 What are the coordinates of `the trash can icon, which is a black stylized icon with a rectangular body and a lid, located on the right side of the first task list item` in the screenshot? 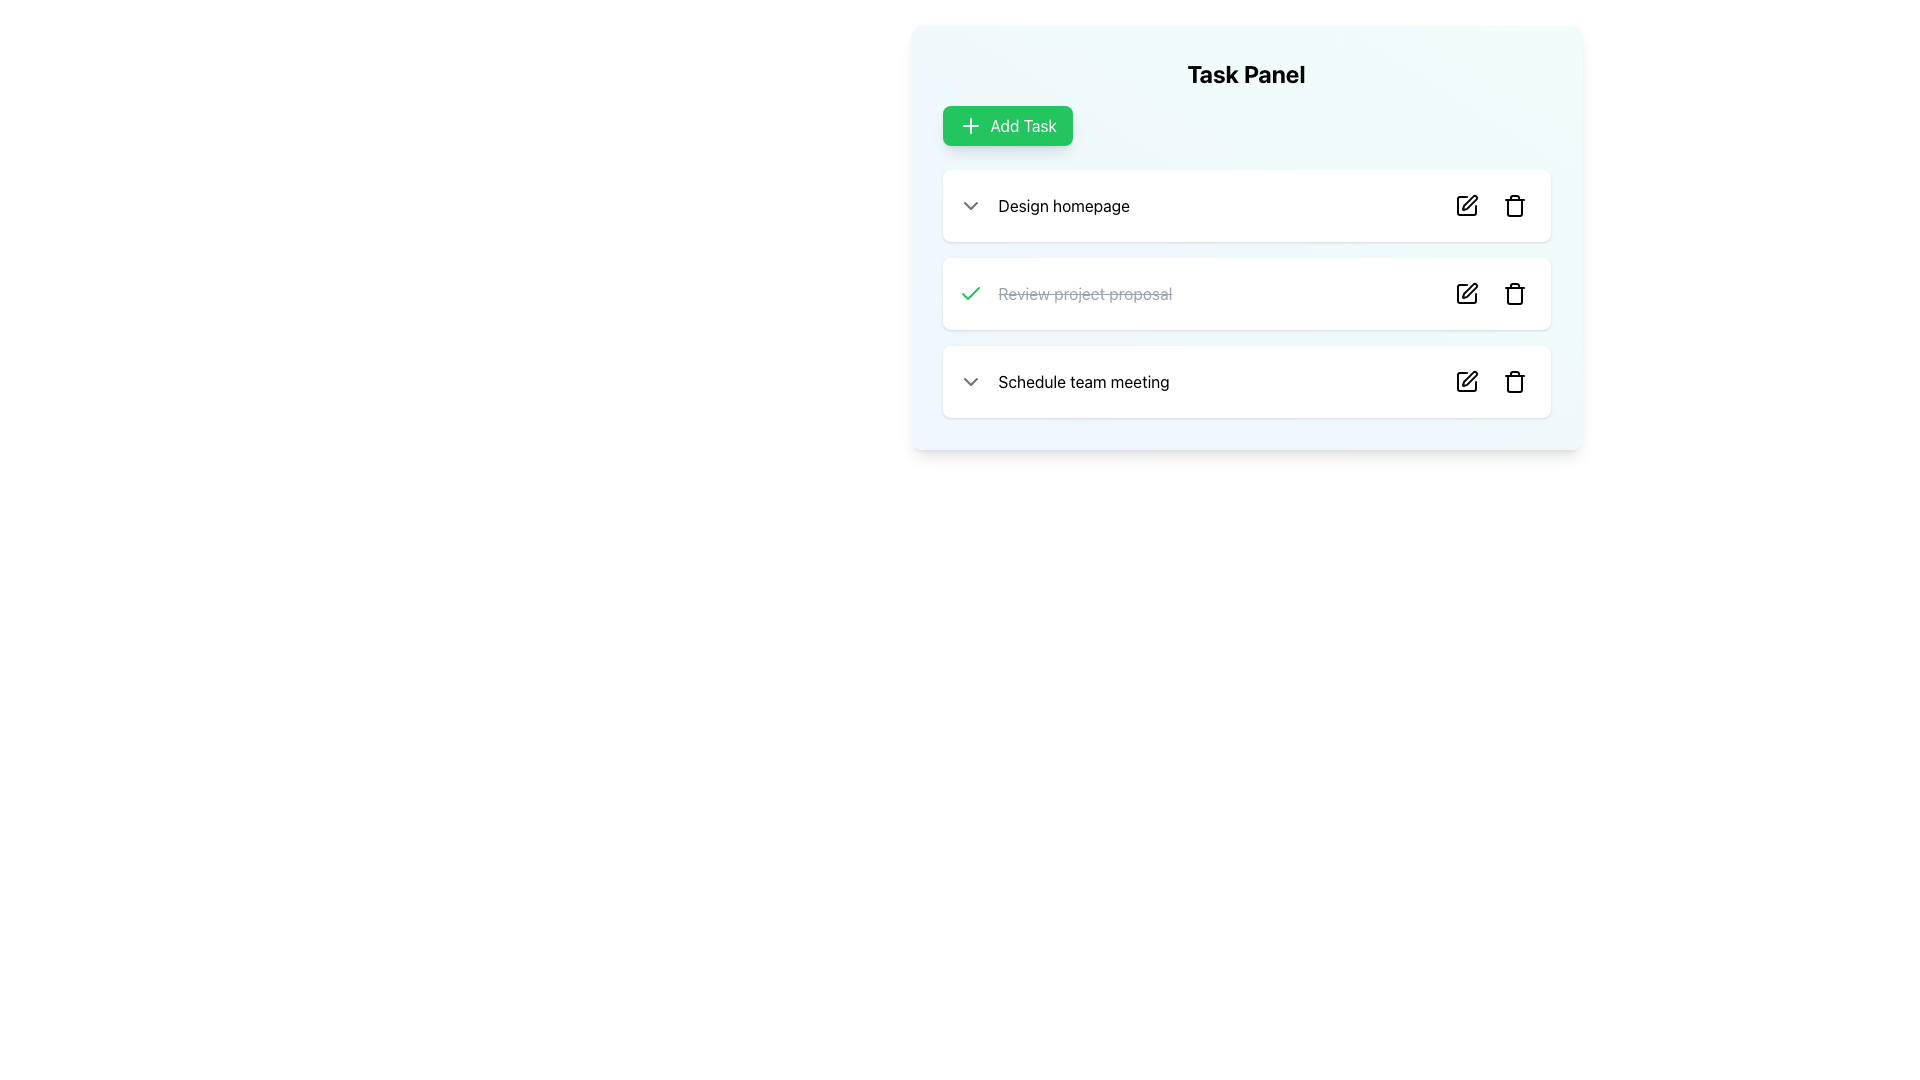 It's located at (1514, 205).